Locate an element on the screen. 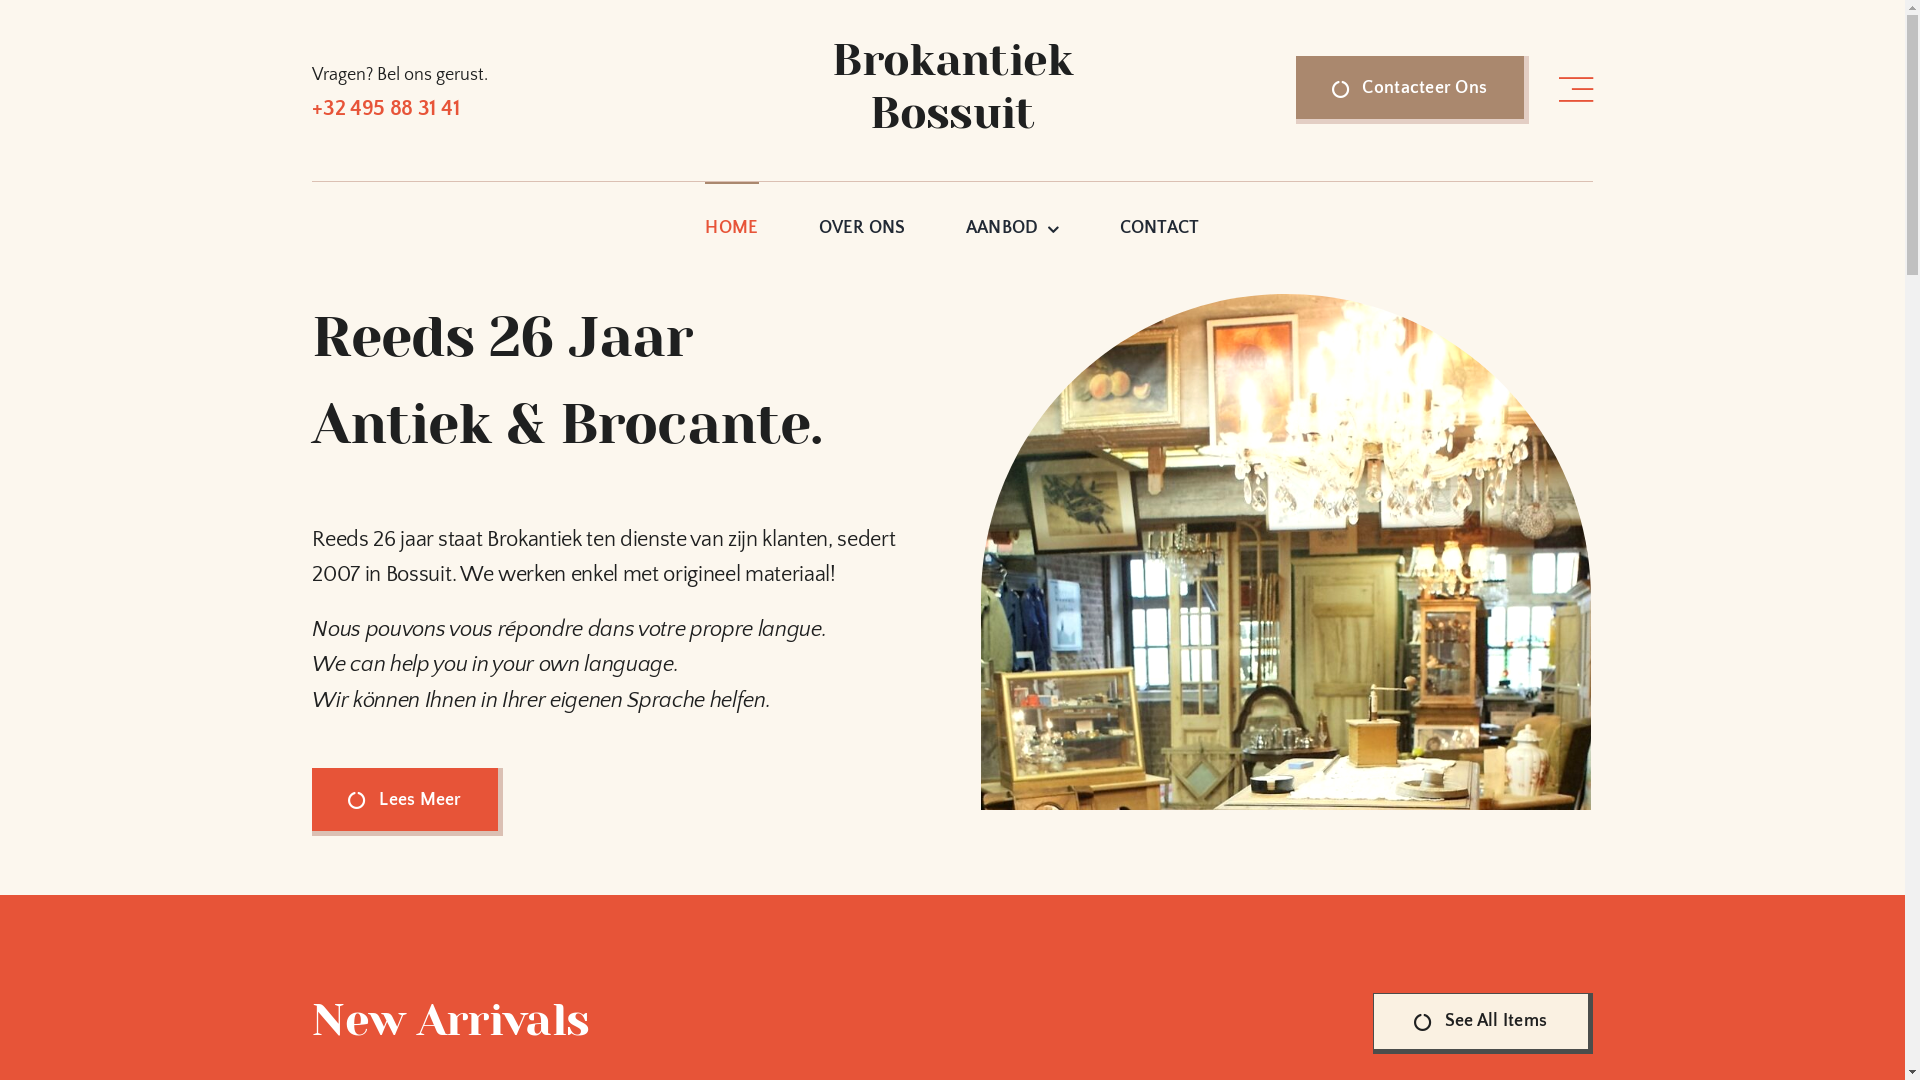 This screenshot has width=1920, height=1080. 'See All Items' is located at coordinates (1483, 1023).